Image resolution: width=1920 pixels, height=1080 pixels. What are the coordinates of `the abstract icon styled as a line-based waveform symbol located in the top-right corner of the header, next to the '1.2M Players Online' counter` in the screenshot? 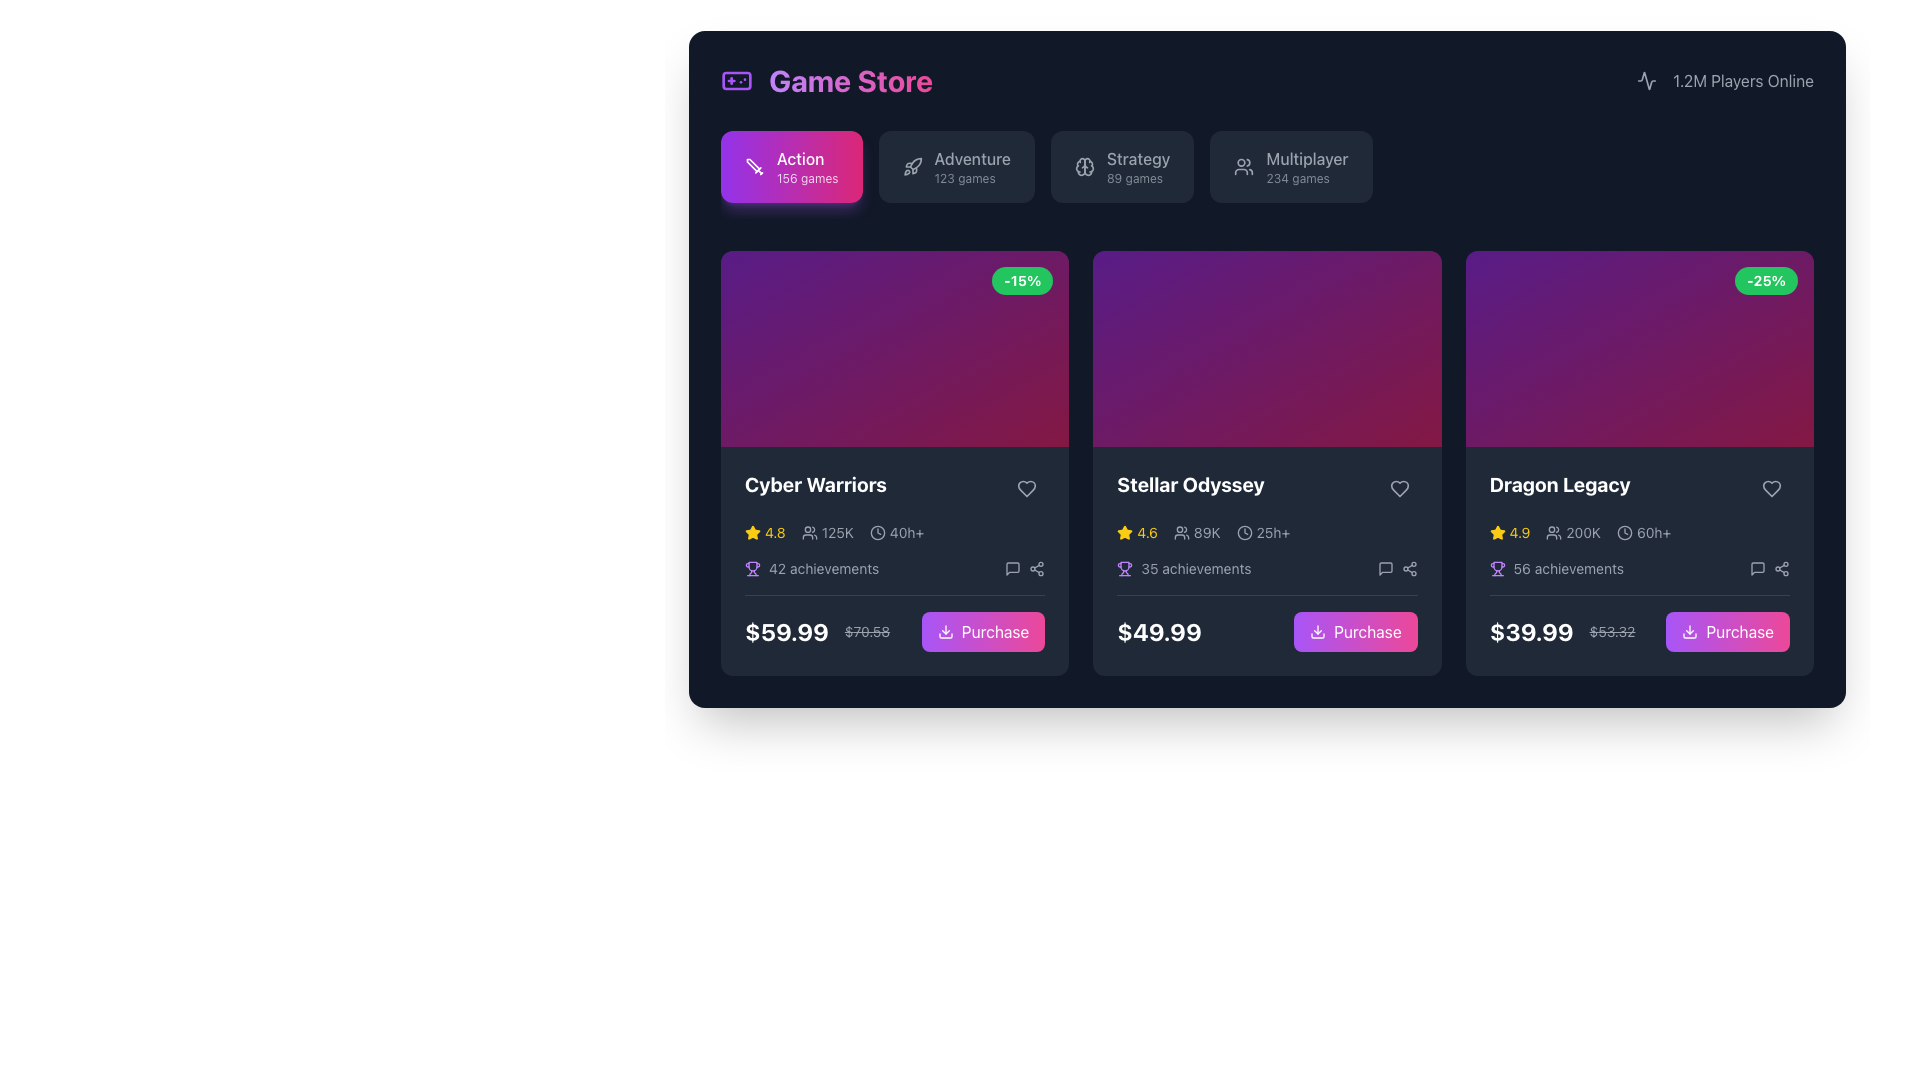 It's located at (1647, 80).